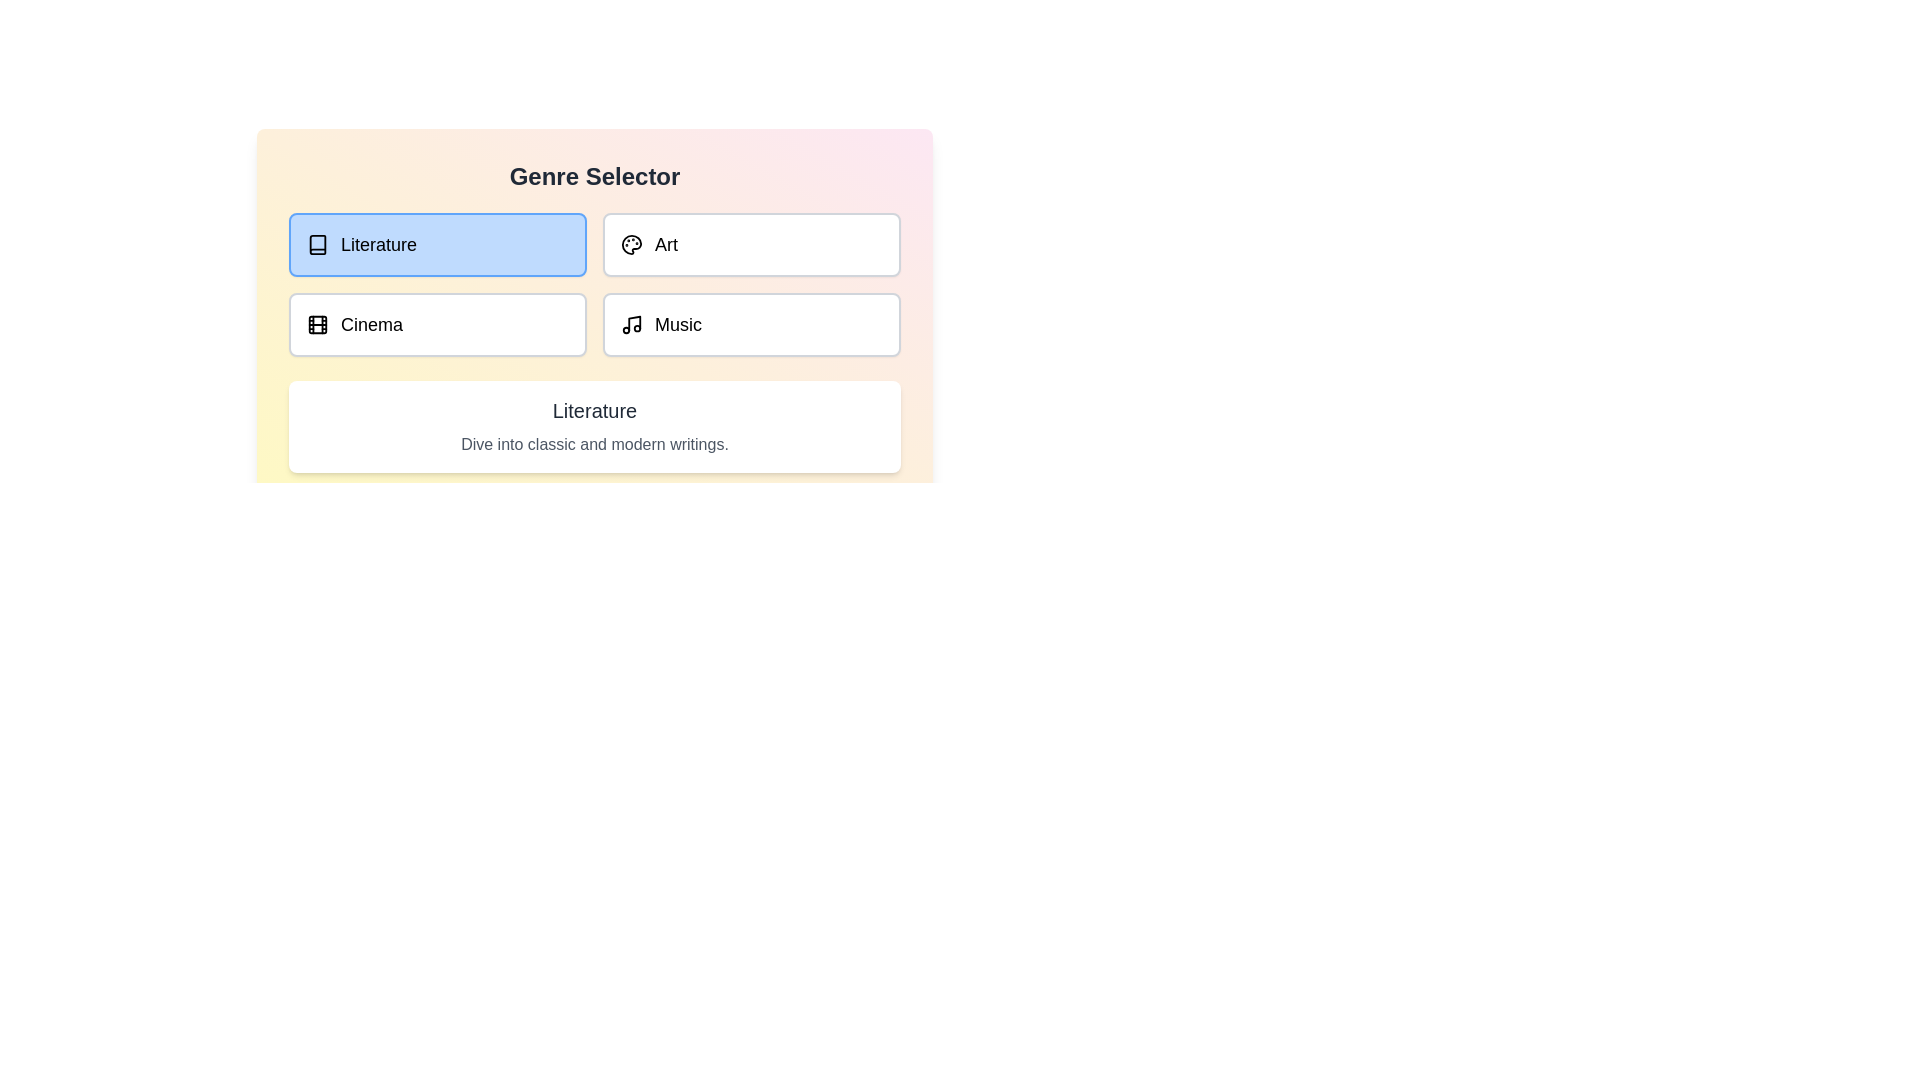  I want to click on the open book icon representing the 'Literature' category, so click(316, 244).